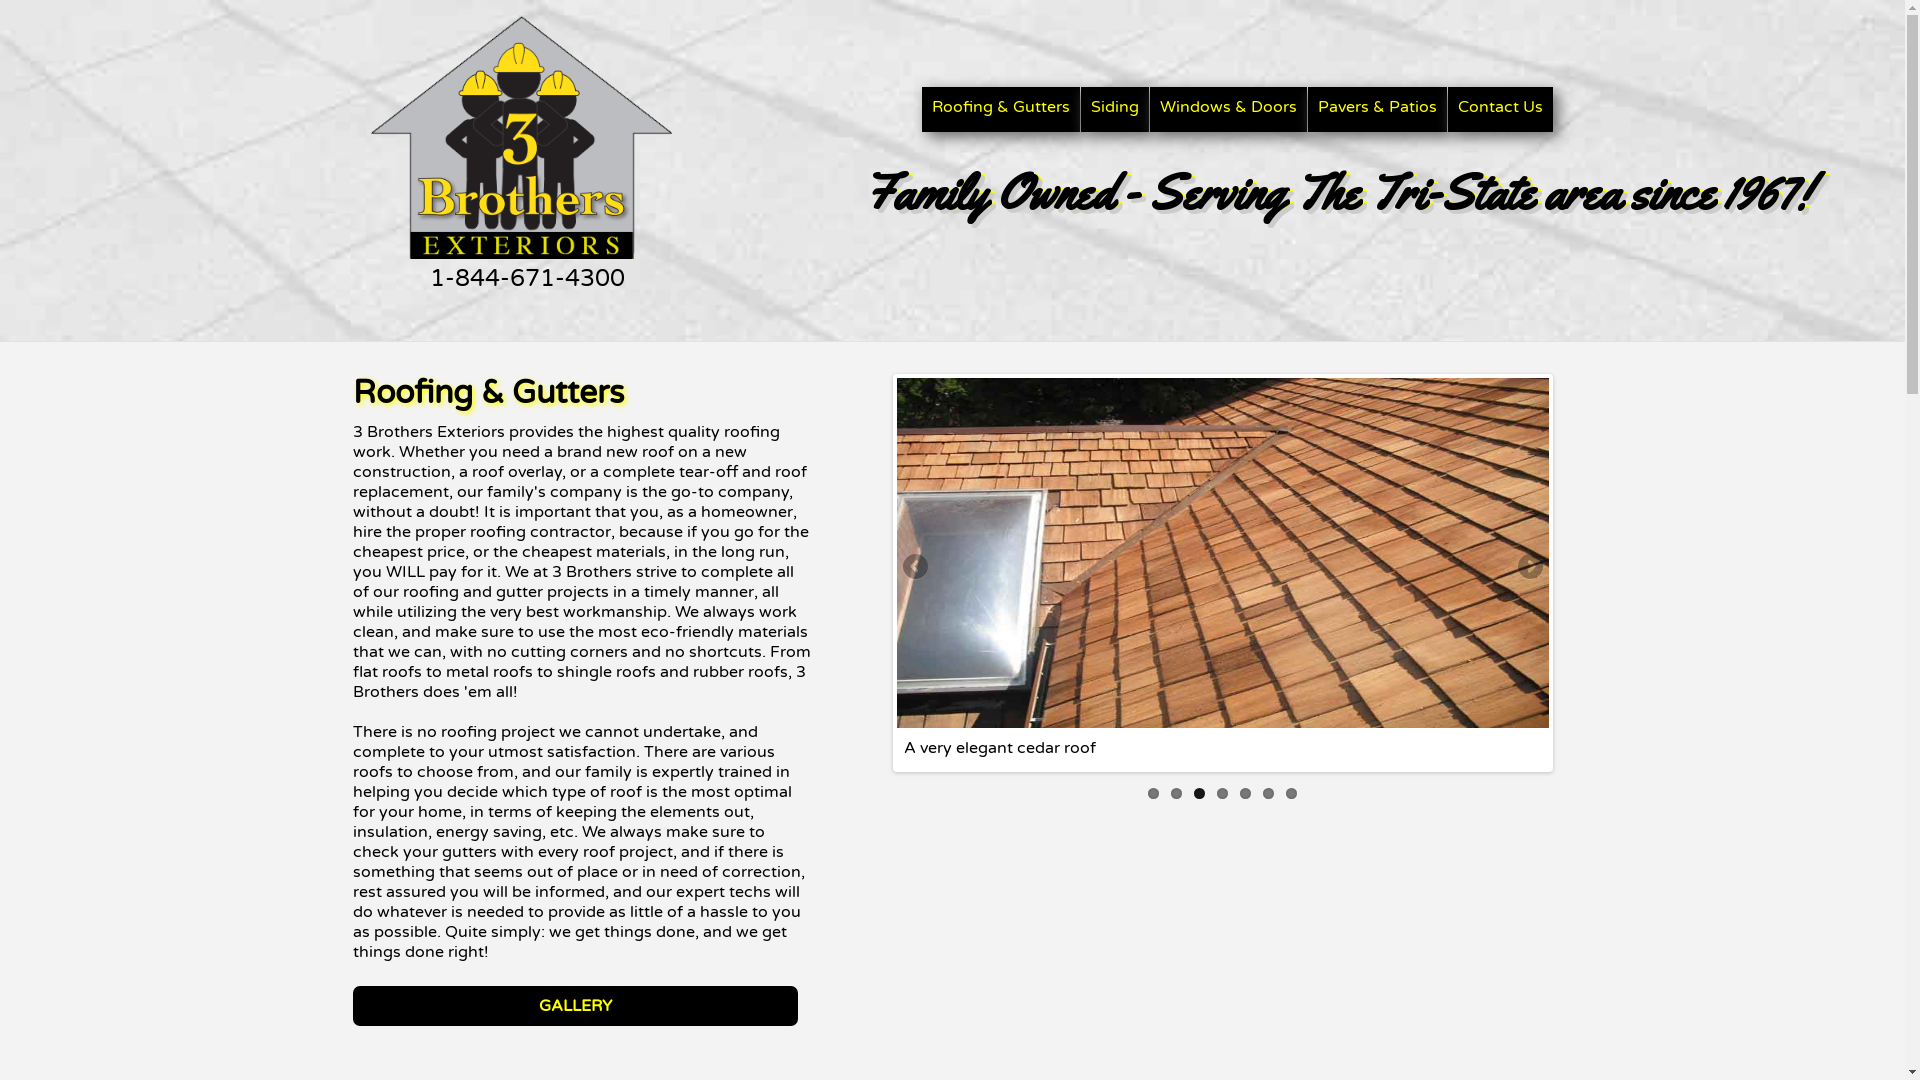  What do you see at coordinates (1291, 792) in the screenshot?
I see `'7'` at bounding box center [1291, 792].